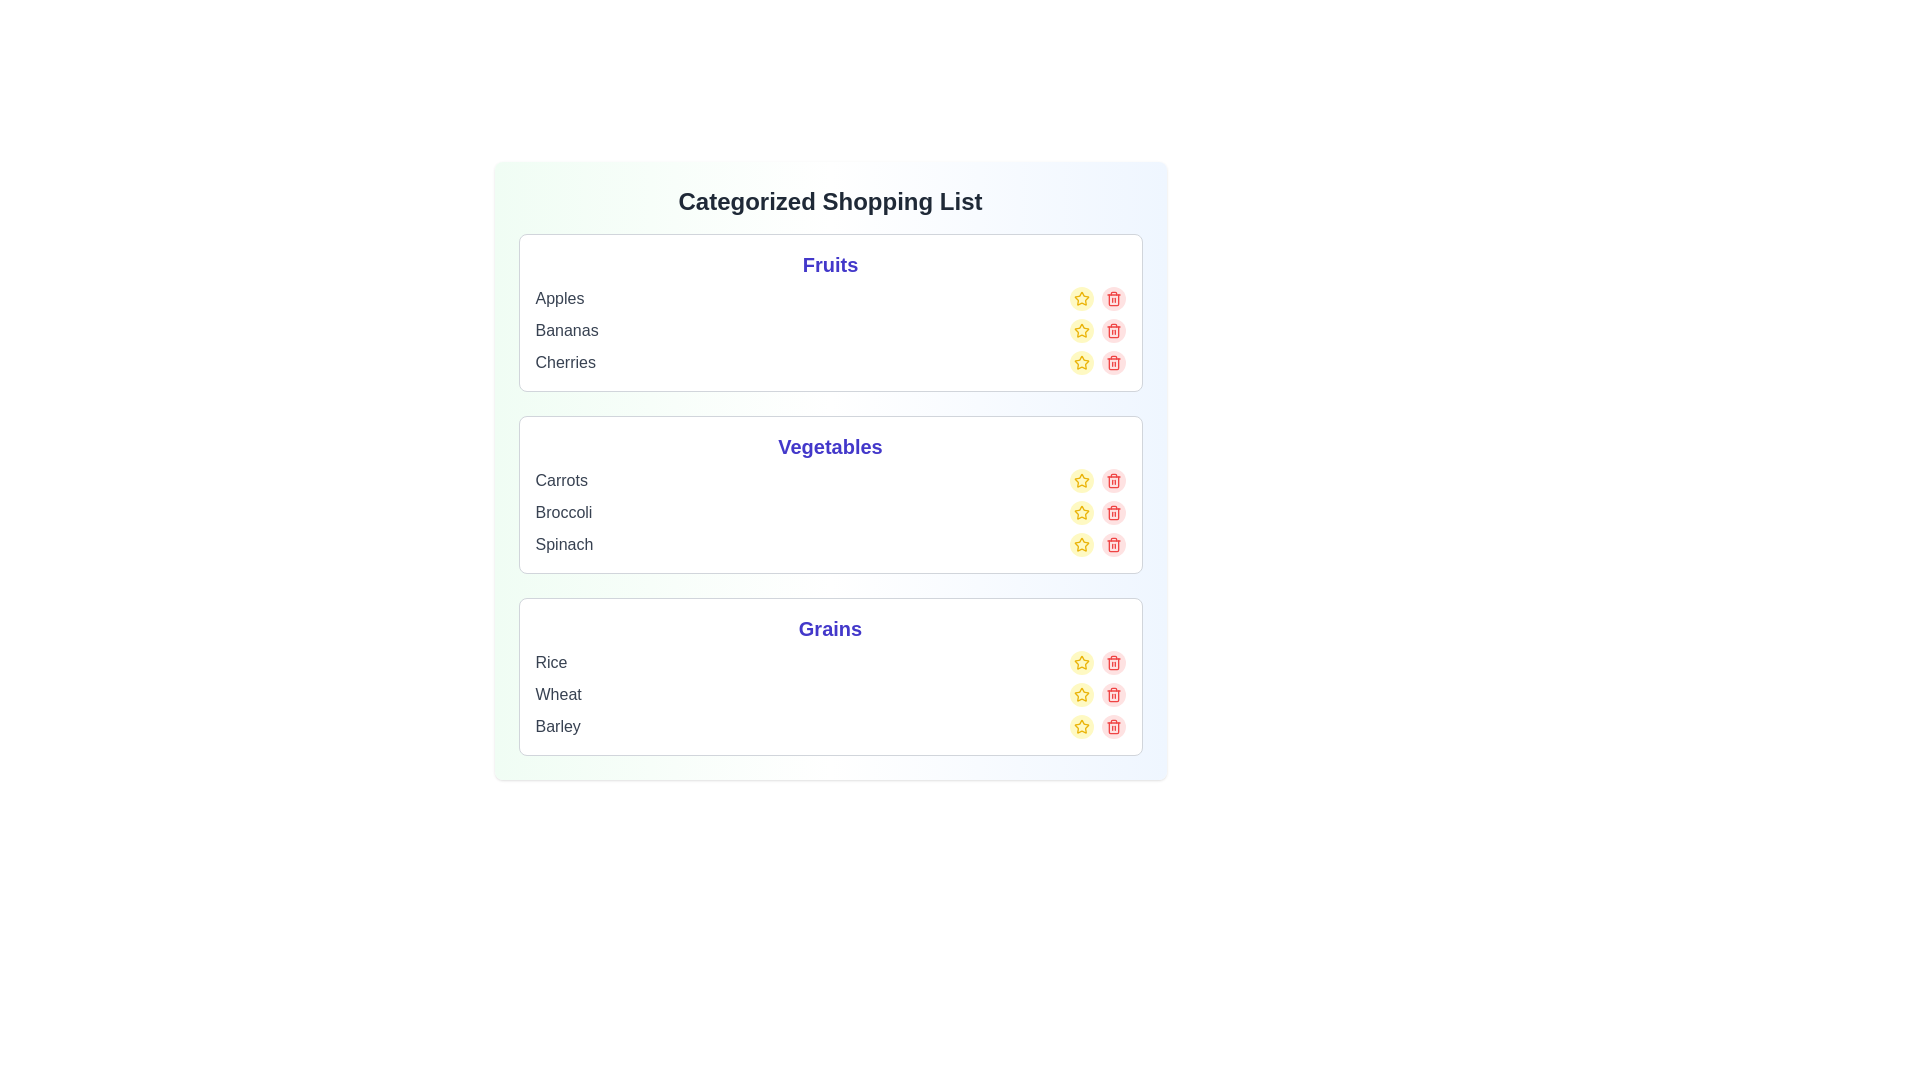 The width and height of the screenshot is (1920, 1080). I want to click on the delete button for the item Cherries, so click(1112, 362).